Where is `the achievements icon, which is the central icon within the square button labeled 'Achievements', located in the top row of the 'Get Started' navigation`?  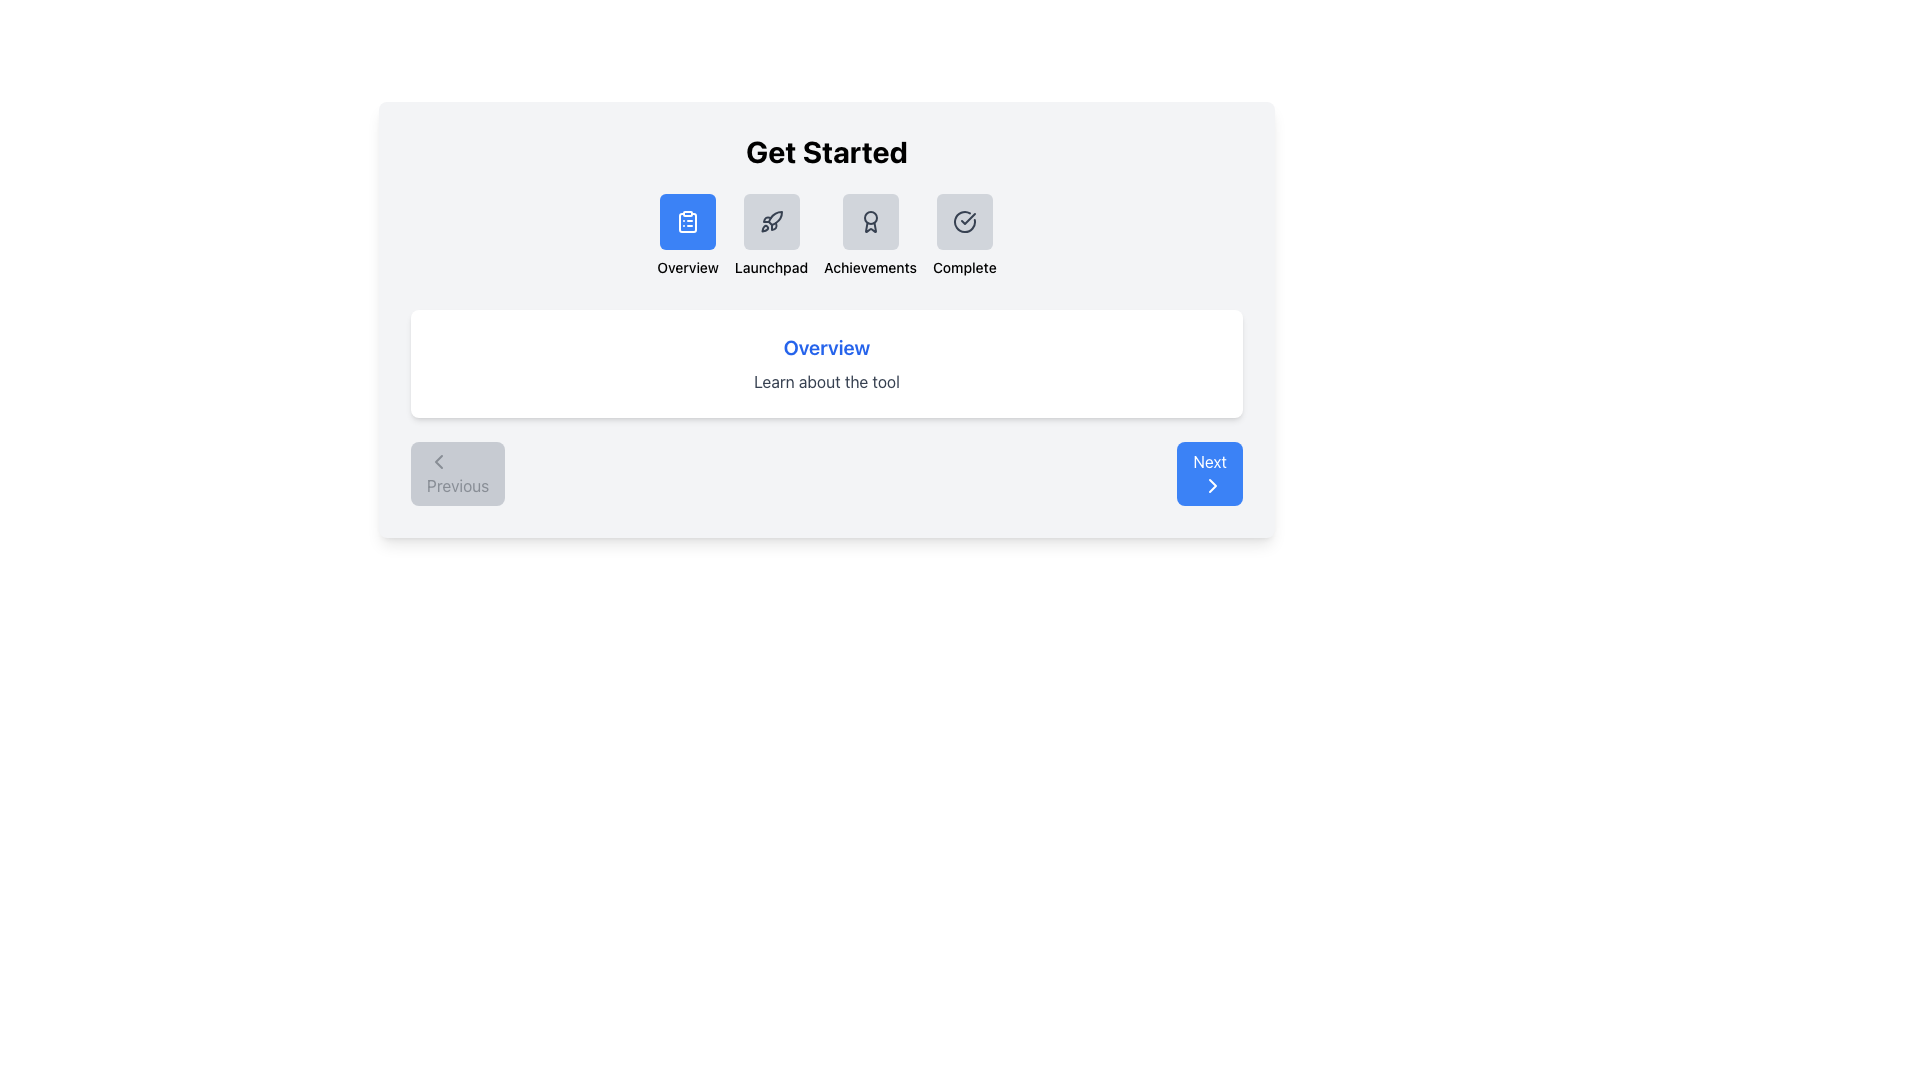
the achievements icon, which is the central icon within the square button labeled 'Achievements', located in the top row of the 'Get Started' navigation is located at coordinates (870, 222).